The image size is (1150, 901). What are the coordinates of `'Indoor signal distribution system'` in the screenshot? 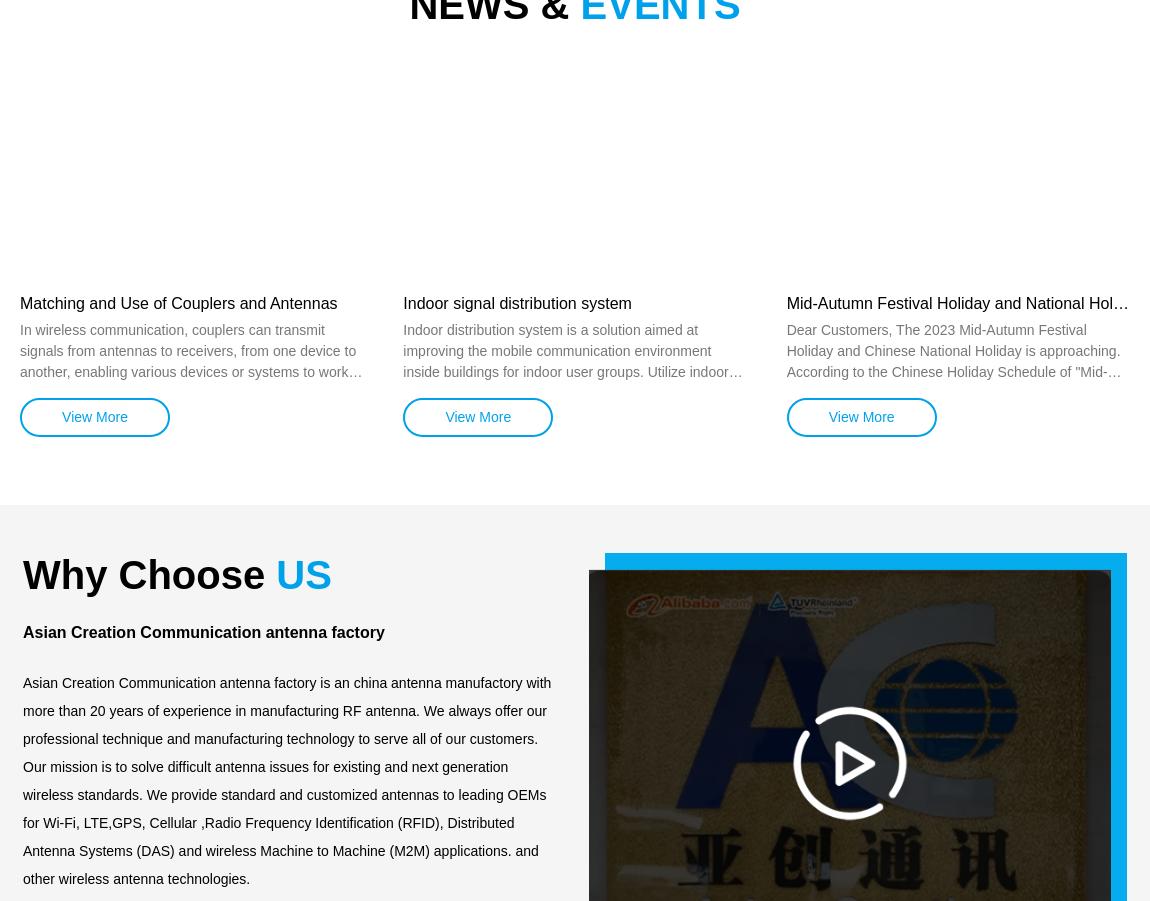 It's located at (517, 302).